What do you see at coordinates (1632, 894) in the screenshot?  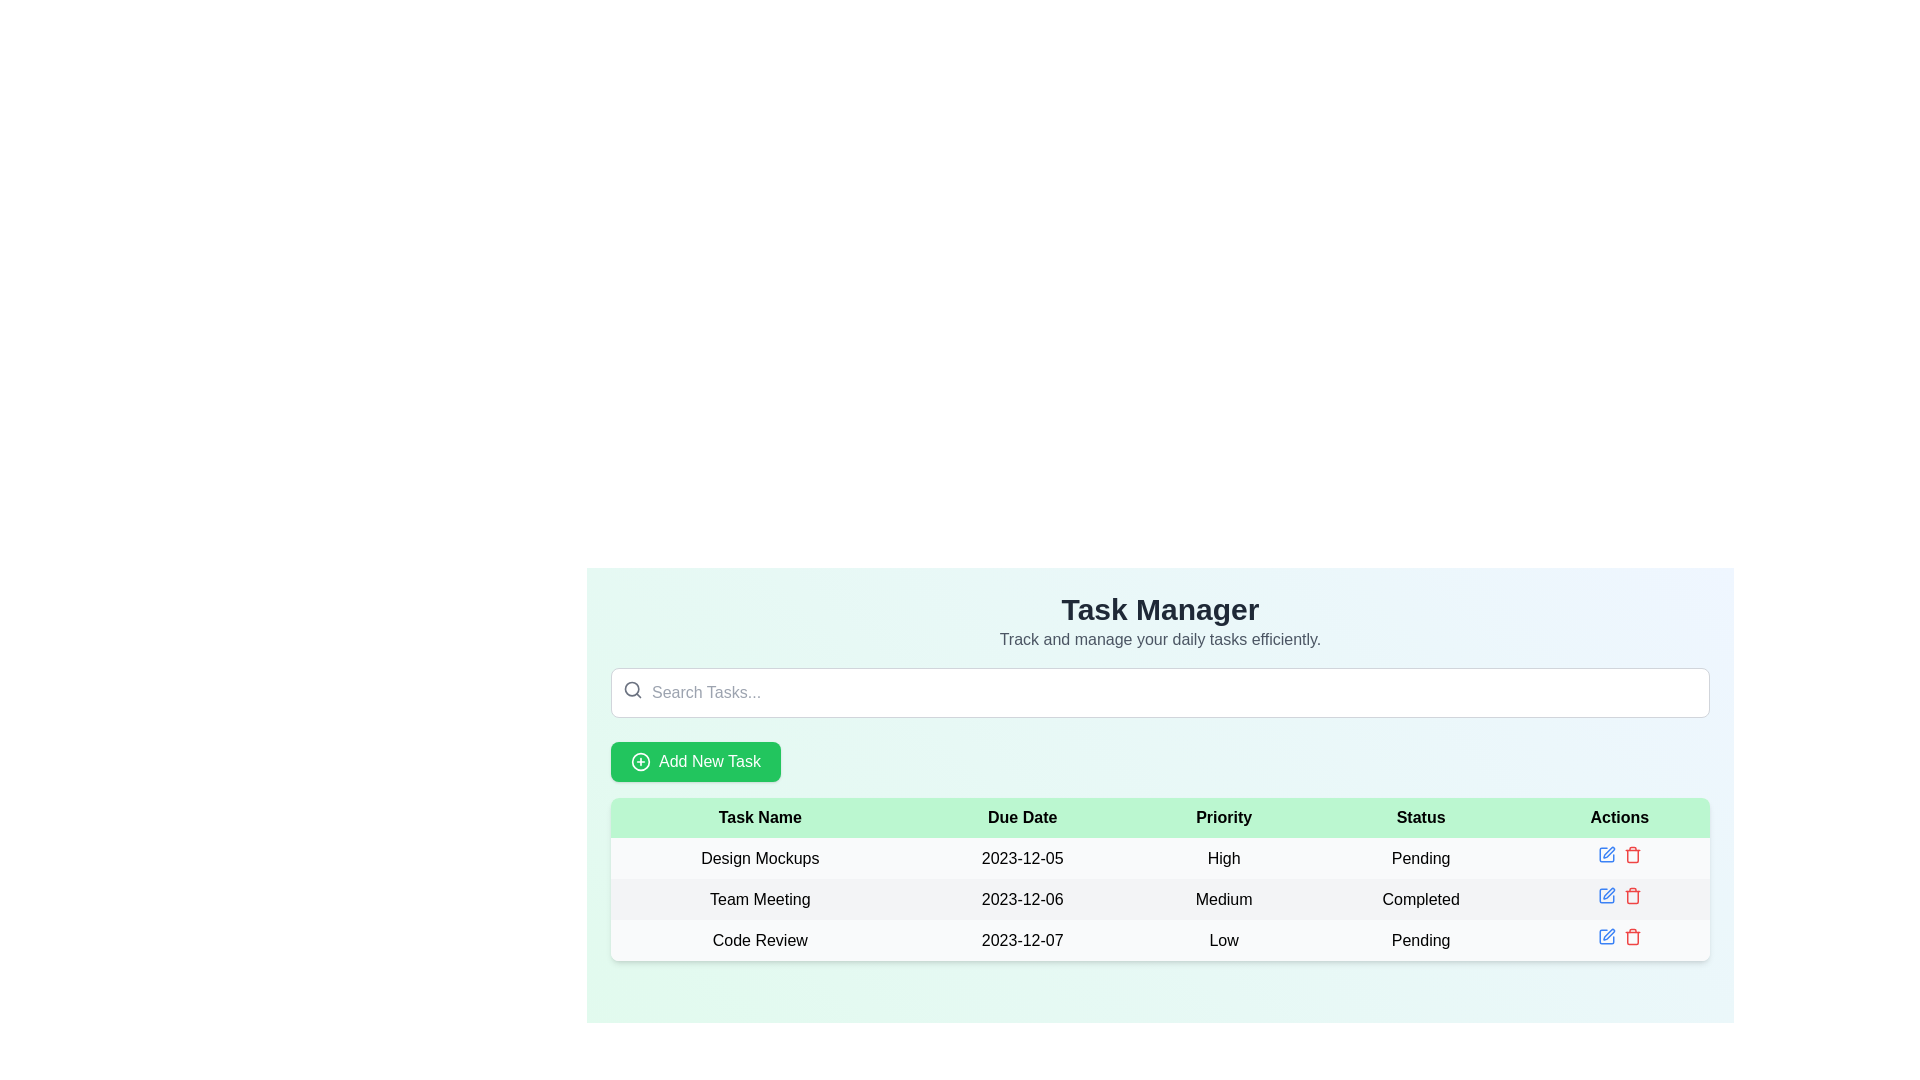 I see `the red trash-can icon button in the 'Actions' column, second row, next to the 'Completed' status for the 'Team Meeting' task to trigger the color change effect` at bounding box center [1632, 894].